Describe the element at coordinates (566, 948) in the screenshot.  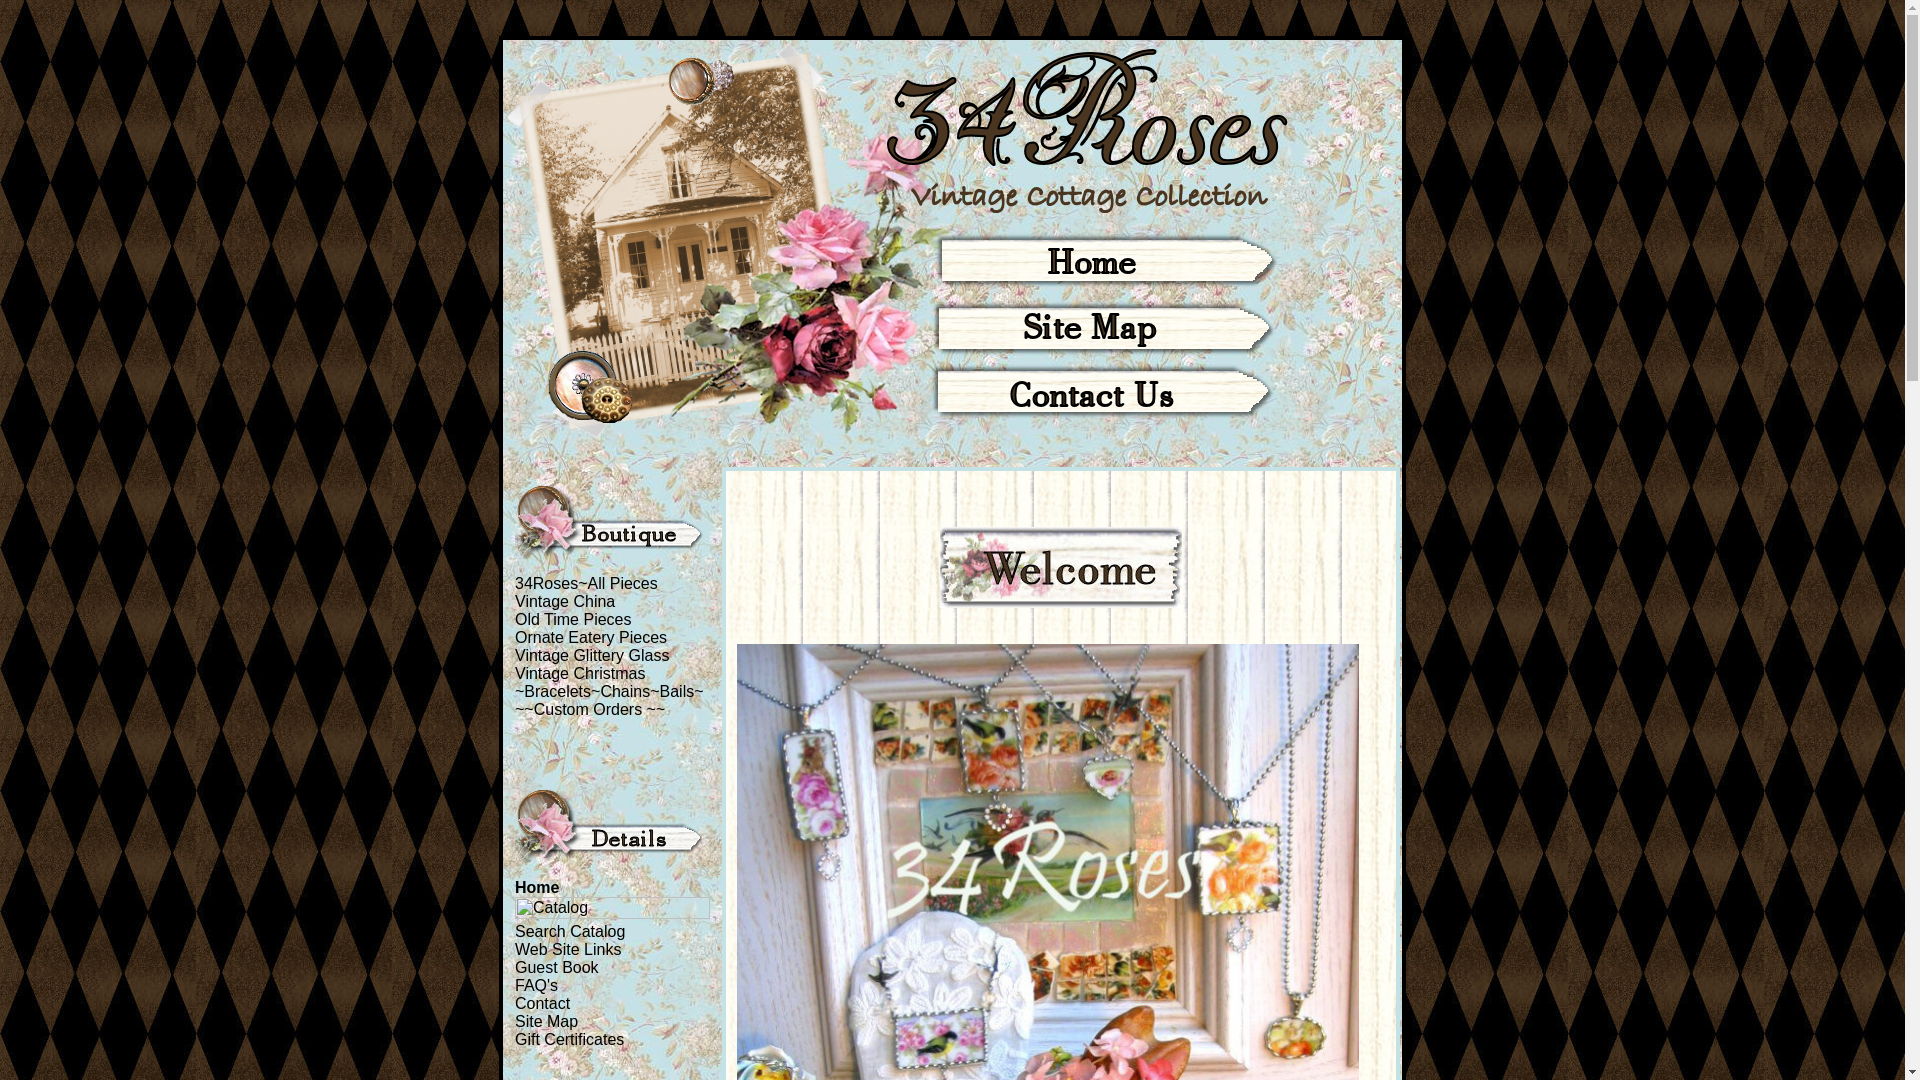
I see `'Web Site Links'` at that location.